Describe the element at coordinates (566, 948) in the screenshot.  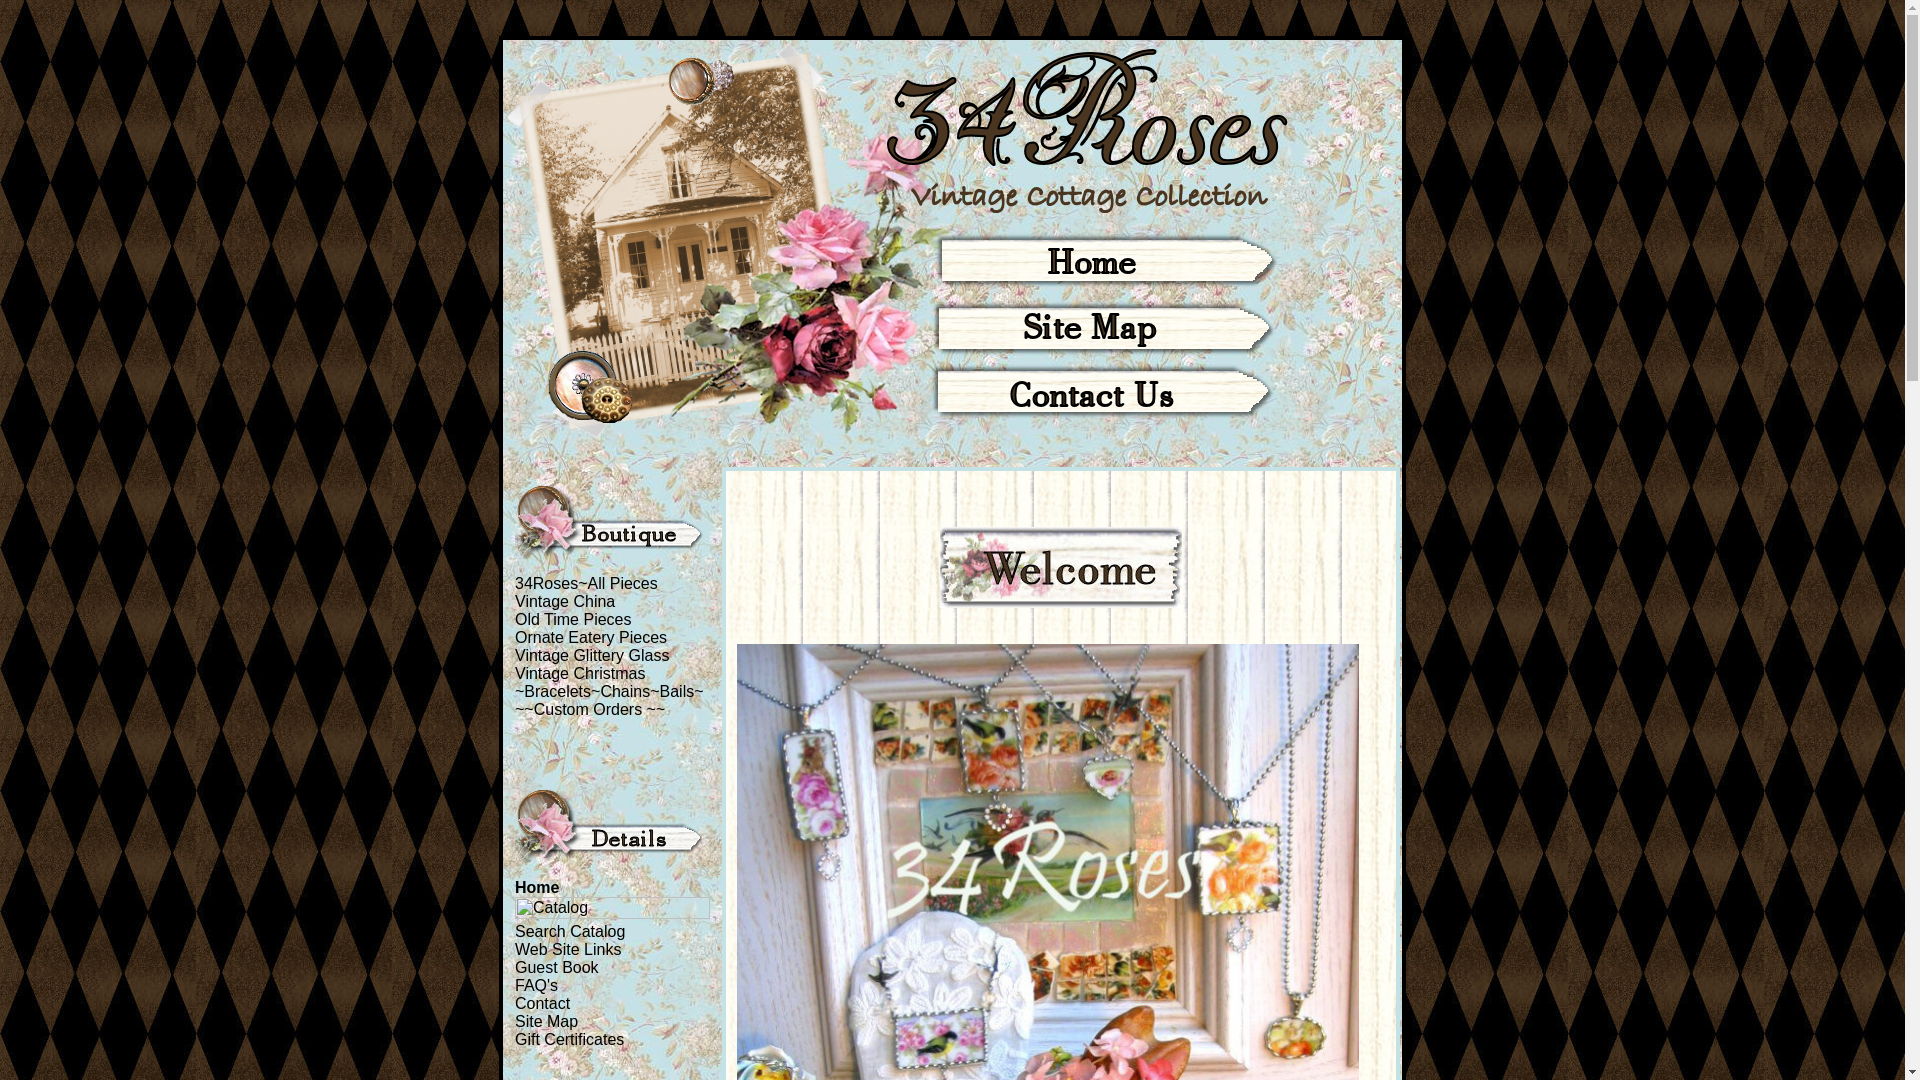
I see `'Web Site Links'` at that location.